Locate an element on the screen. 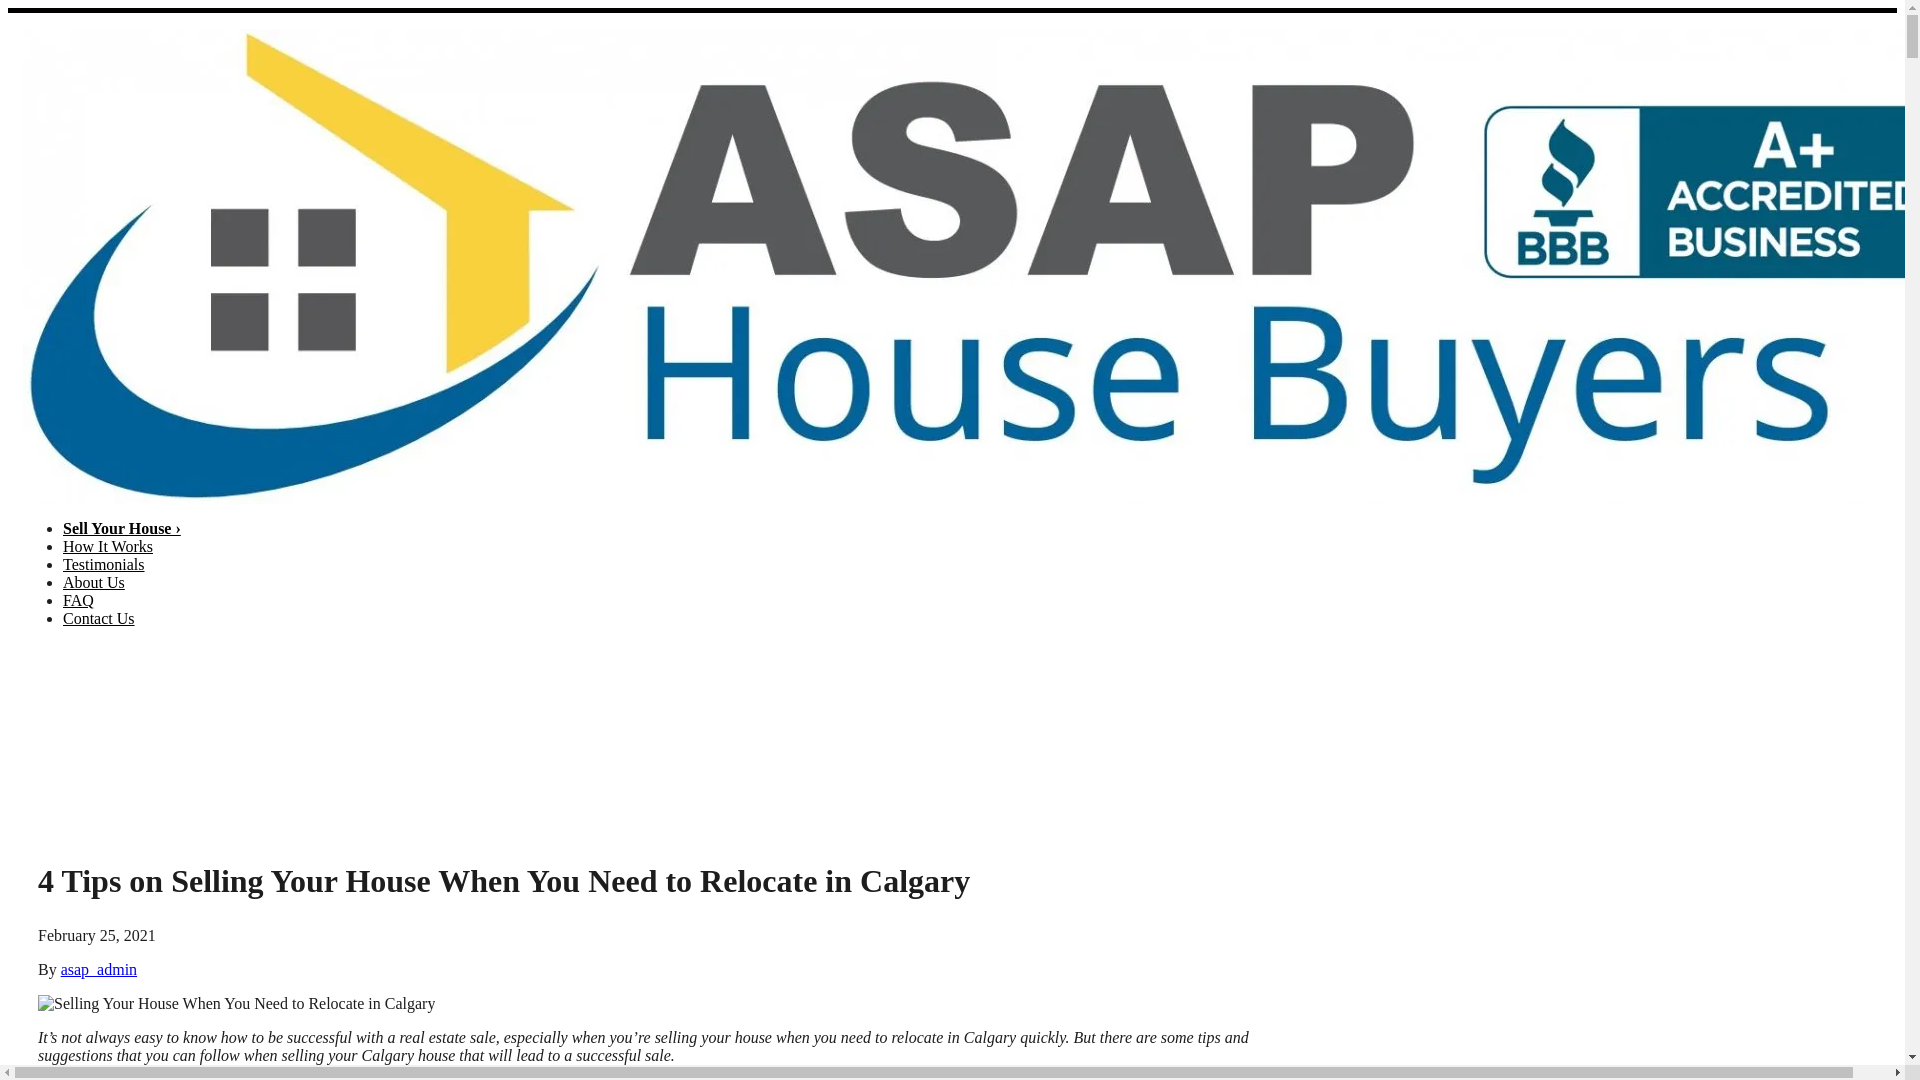 Image resolution: width=1920 pixels, height=1080 pixels. 'asap_admin' is located at coordinates (98, 968).